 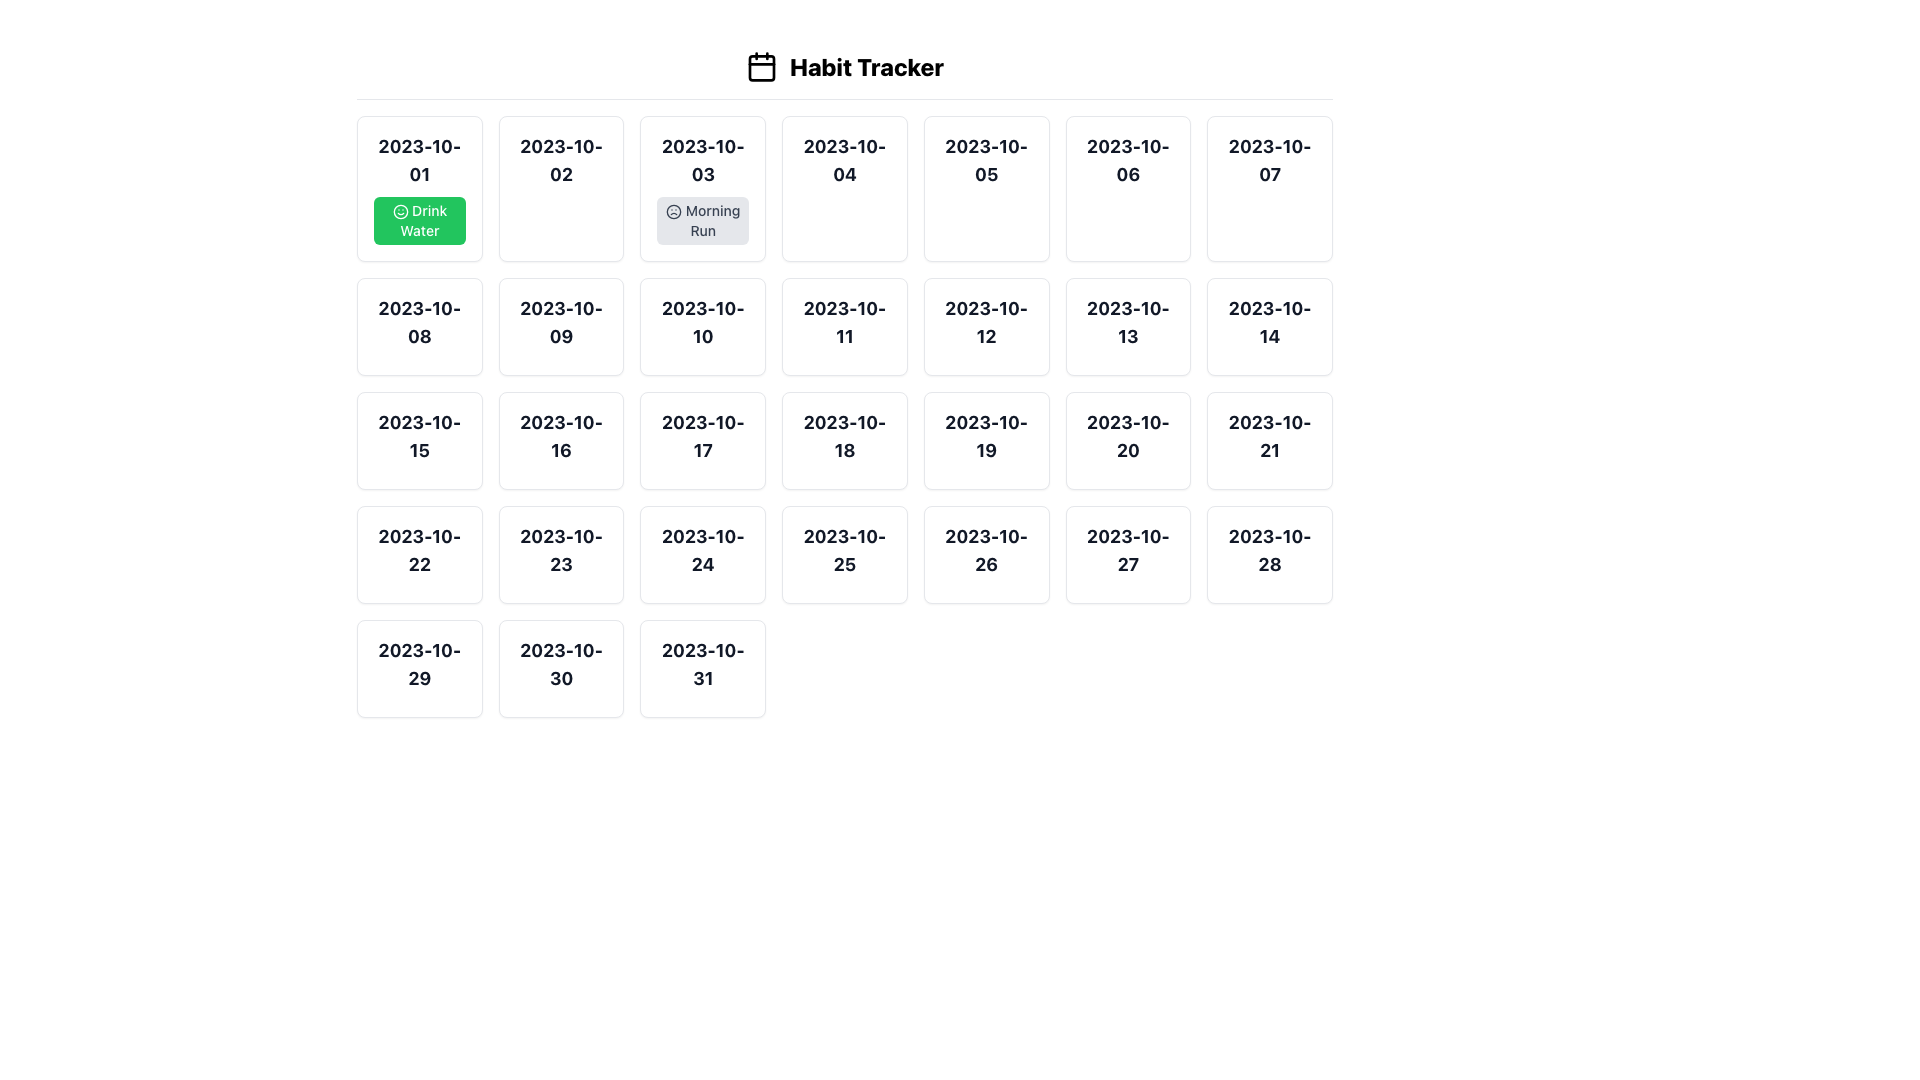 I want to click on the text label indicating the date '2023-10-17' in the calendar display, which is located in the third row and third column of the calendar grid, so click(x=703, y=435).